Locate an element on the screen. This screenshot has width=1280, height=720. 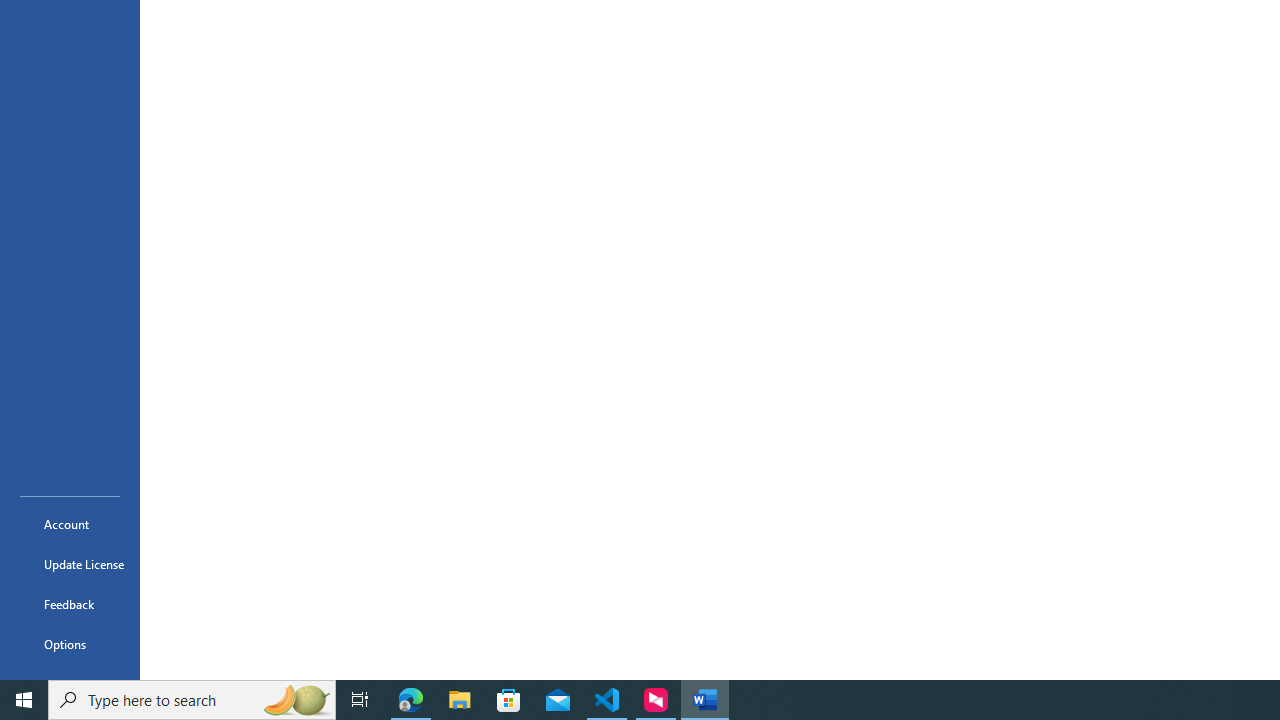
'Update License' is located at coordinates (69, 564).